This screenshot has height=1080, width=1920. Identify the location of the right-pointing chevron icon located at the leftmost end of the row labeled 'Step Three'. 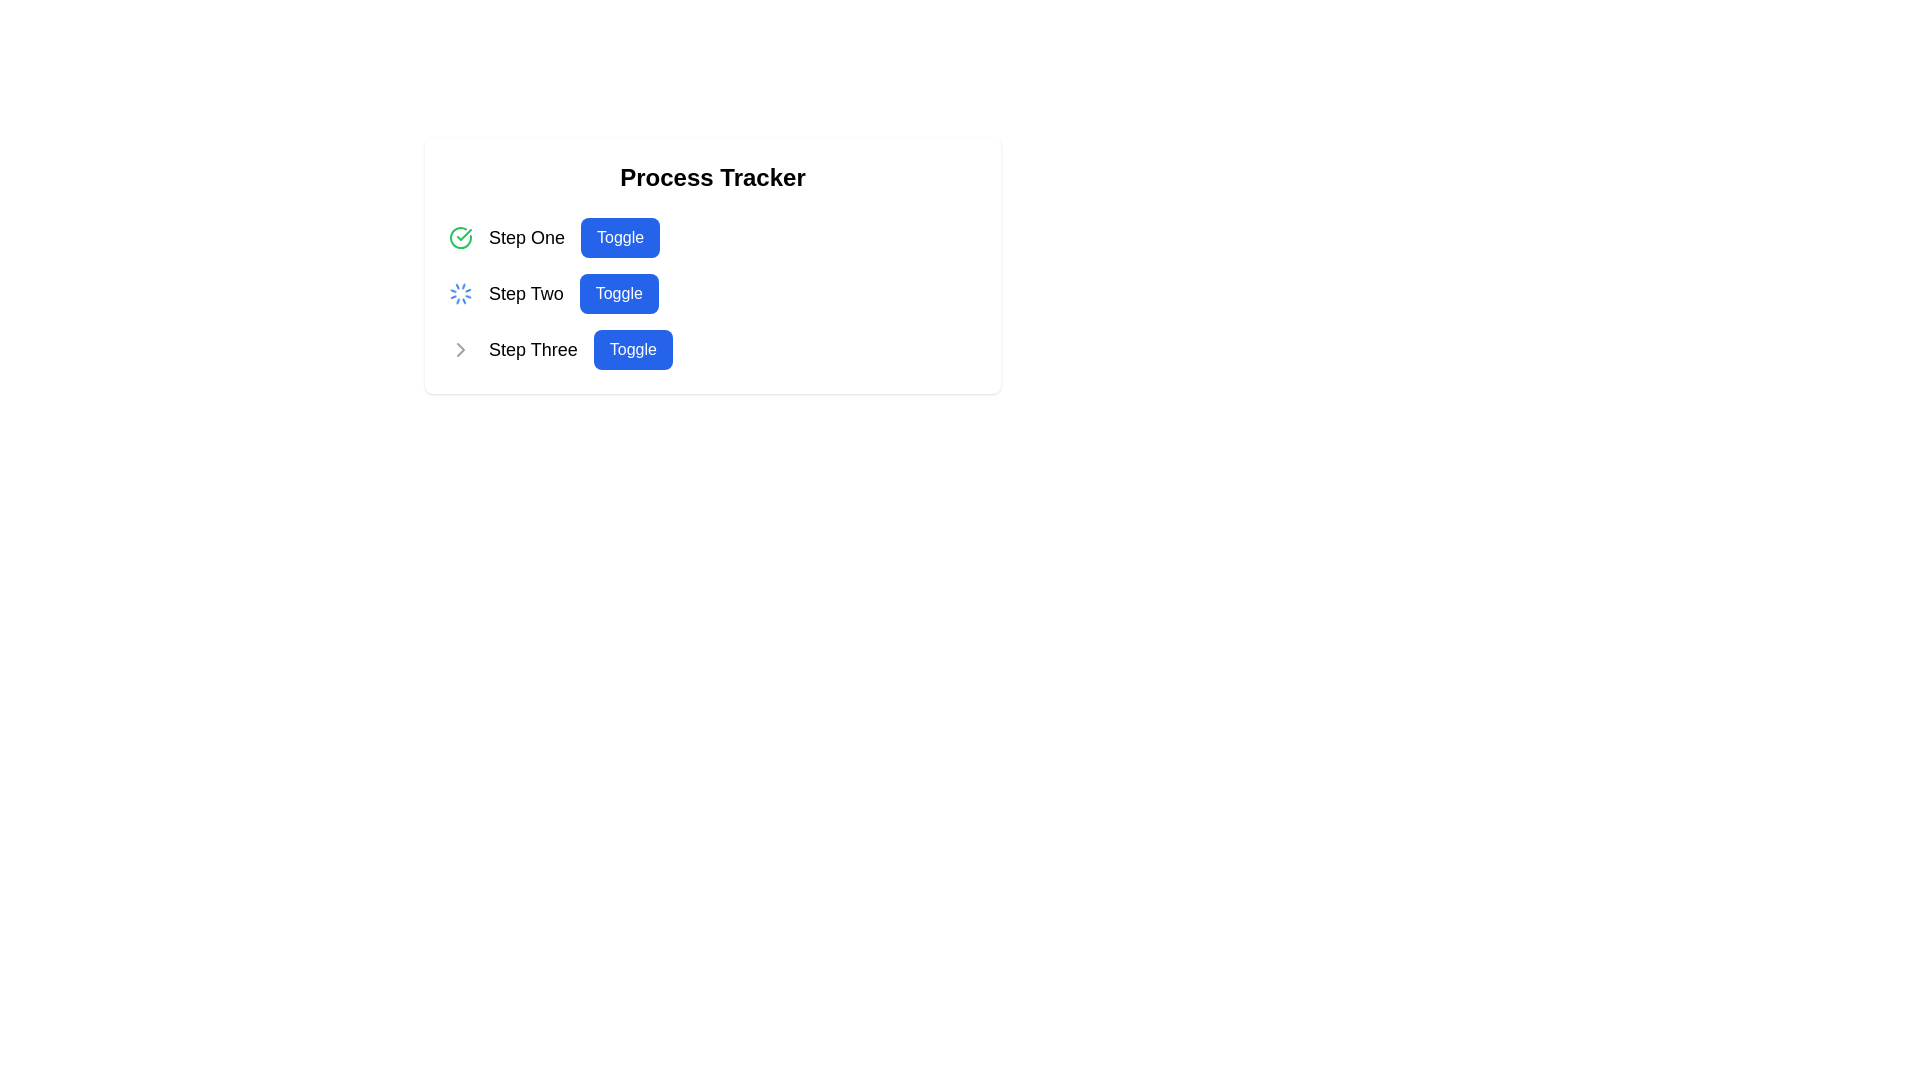
(459, 349).